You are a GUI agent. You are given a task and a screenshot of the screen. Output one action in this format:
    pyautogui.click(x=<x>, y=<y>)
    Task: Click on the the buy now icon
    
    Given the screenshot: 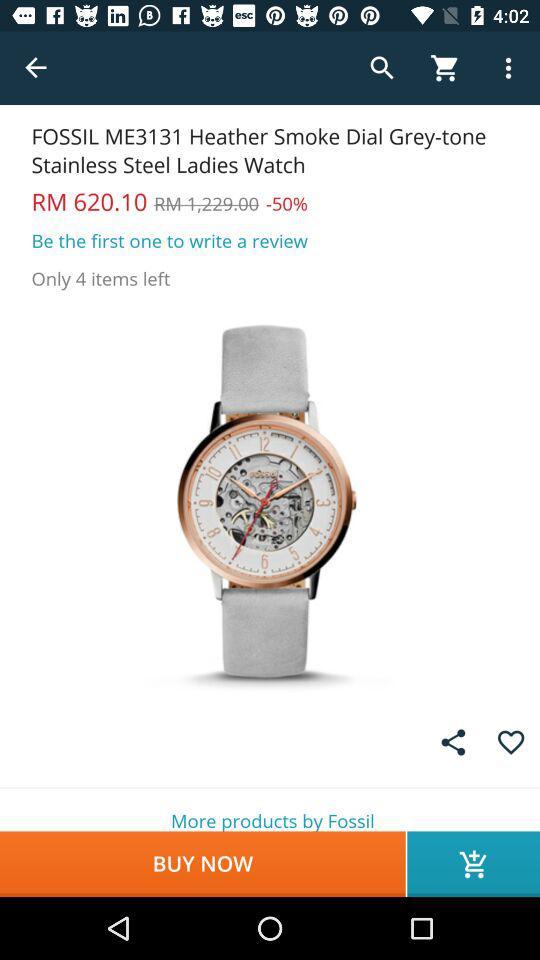 What is the action you would take?
    pyautogui.click(x=202, y=863)
    